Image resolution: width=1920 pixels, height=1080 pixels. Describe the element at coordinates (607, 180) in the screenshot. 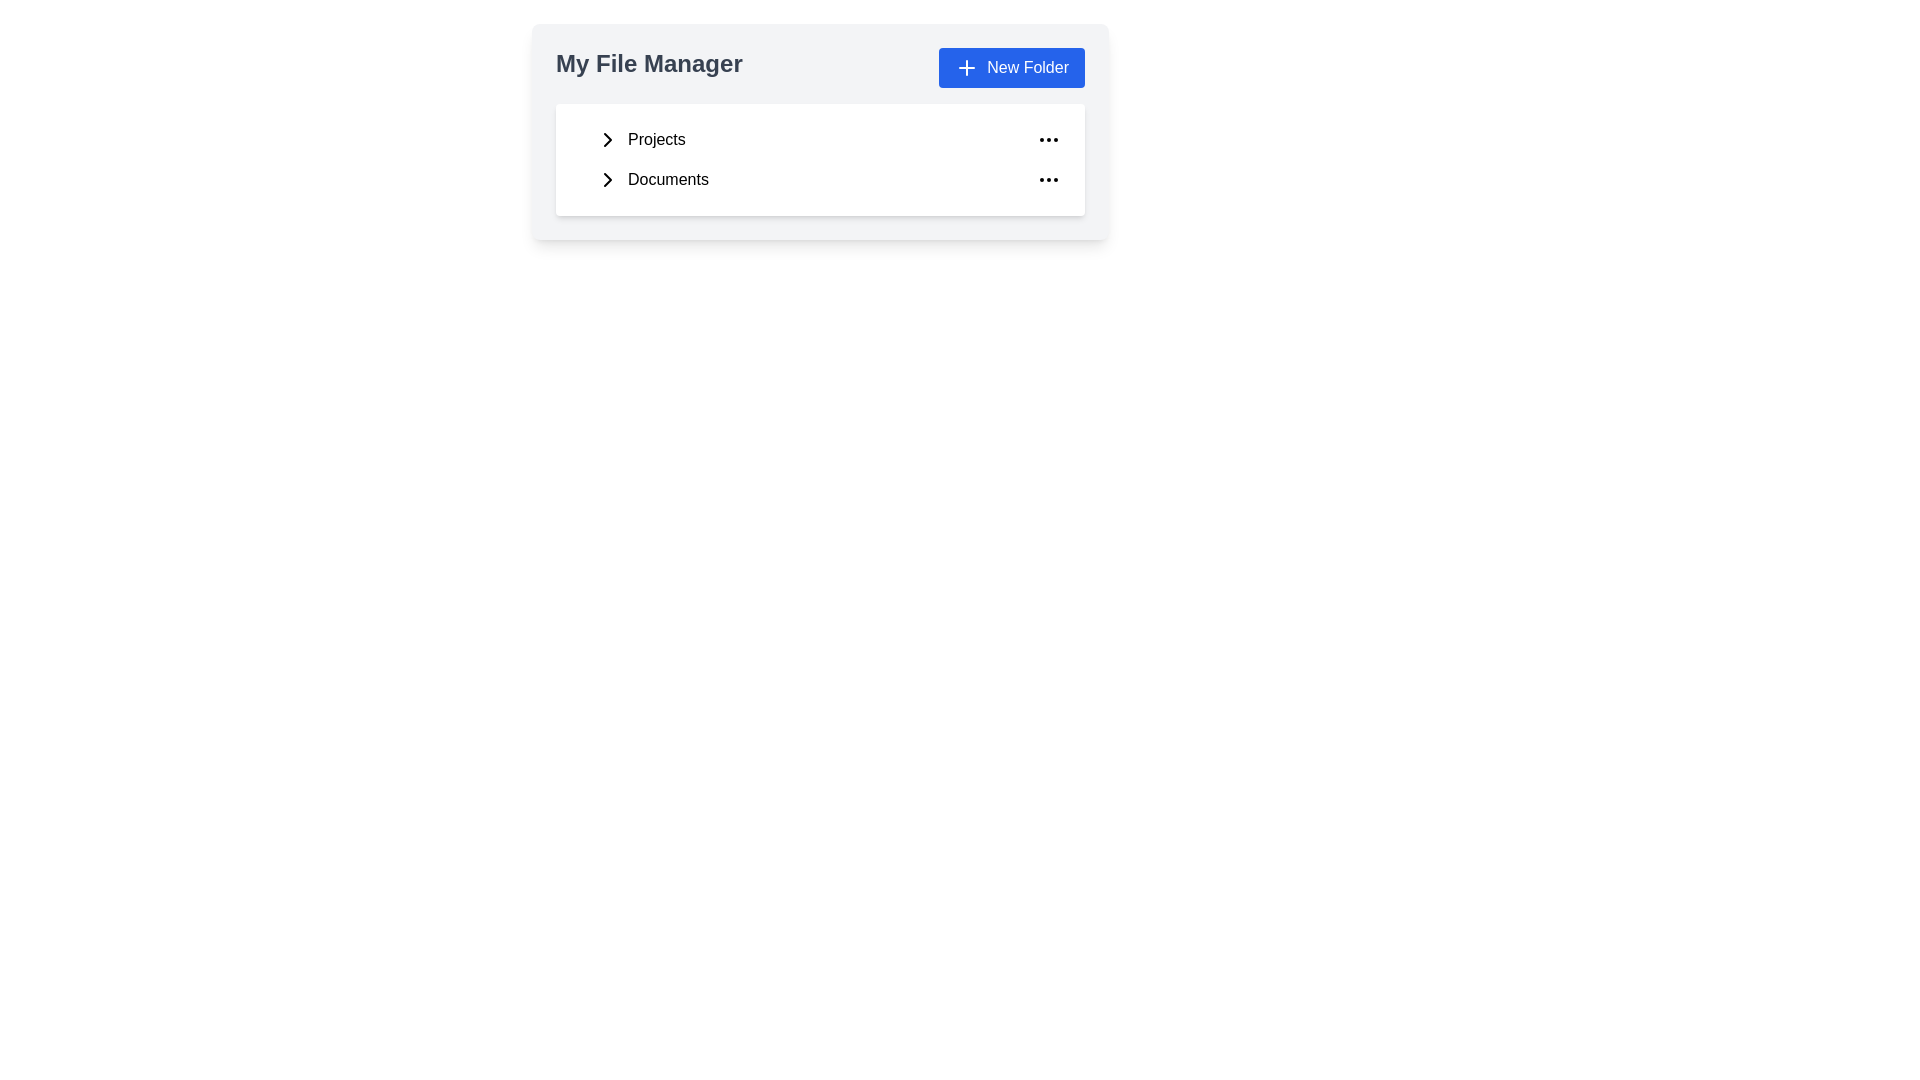

I see `the right-pointing arrow icon located in the 'Documents' section of the file manager interface` at that location.